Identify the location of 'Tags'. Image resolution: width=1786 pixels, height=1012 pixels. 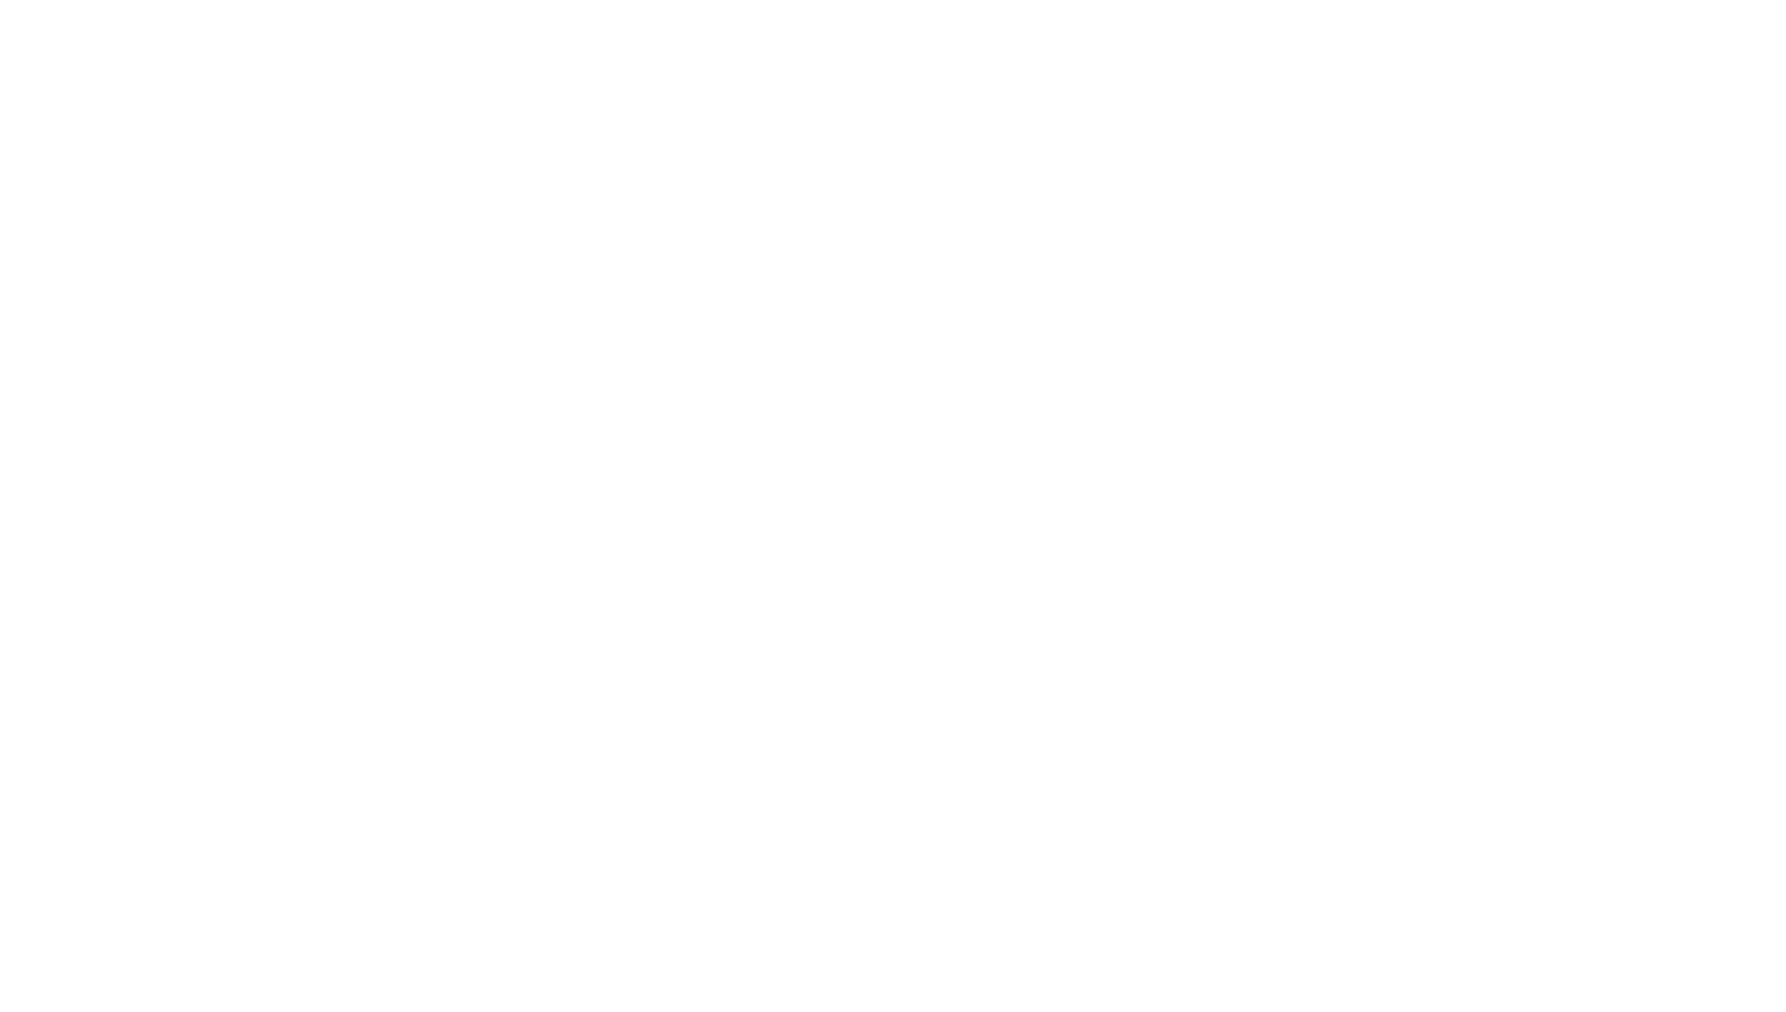
(581, 816).